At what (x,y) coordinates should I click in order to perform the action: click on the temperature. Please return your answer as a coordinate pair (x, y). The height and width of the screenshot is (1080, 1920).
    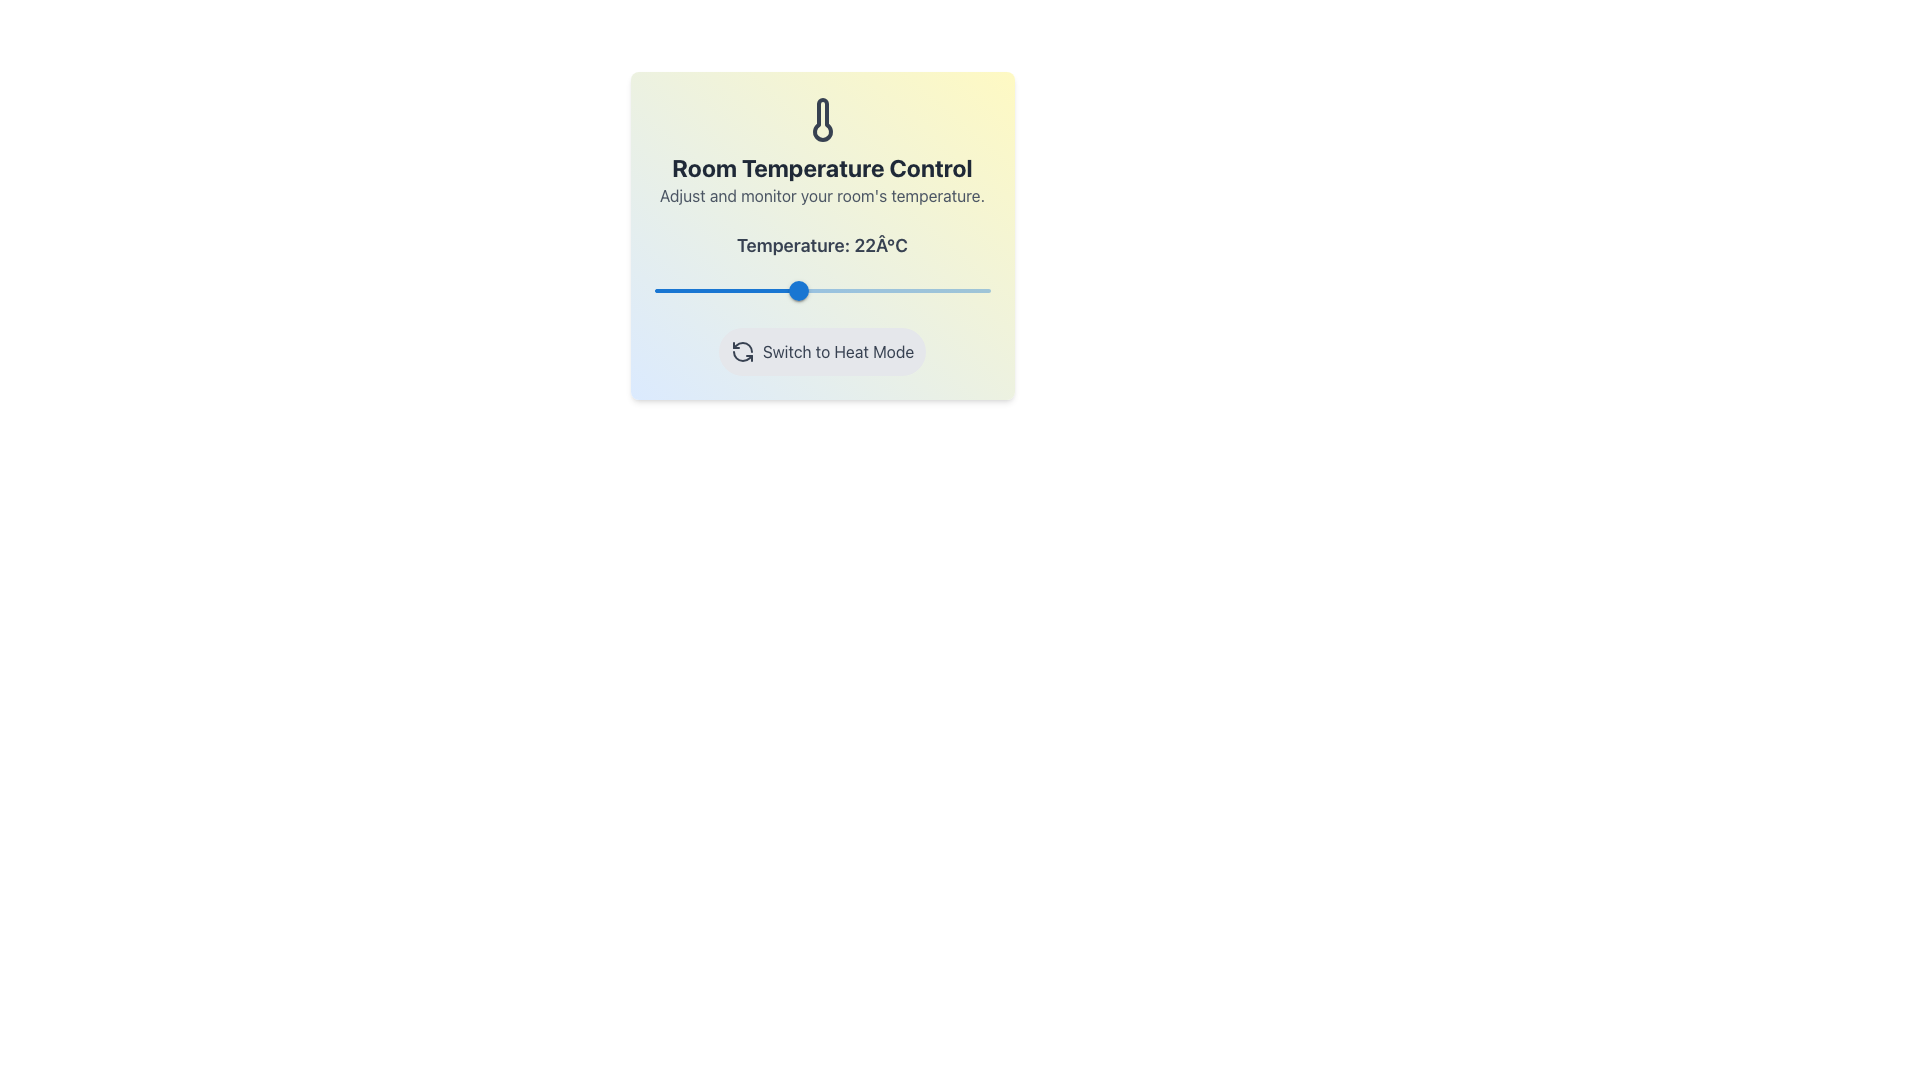
    Looking at the image, I should click on (973, 290).